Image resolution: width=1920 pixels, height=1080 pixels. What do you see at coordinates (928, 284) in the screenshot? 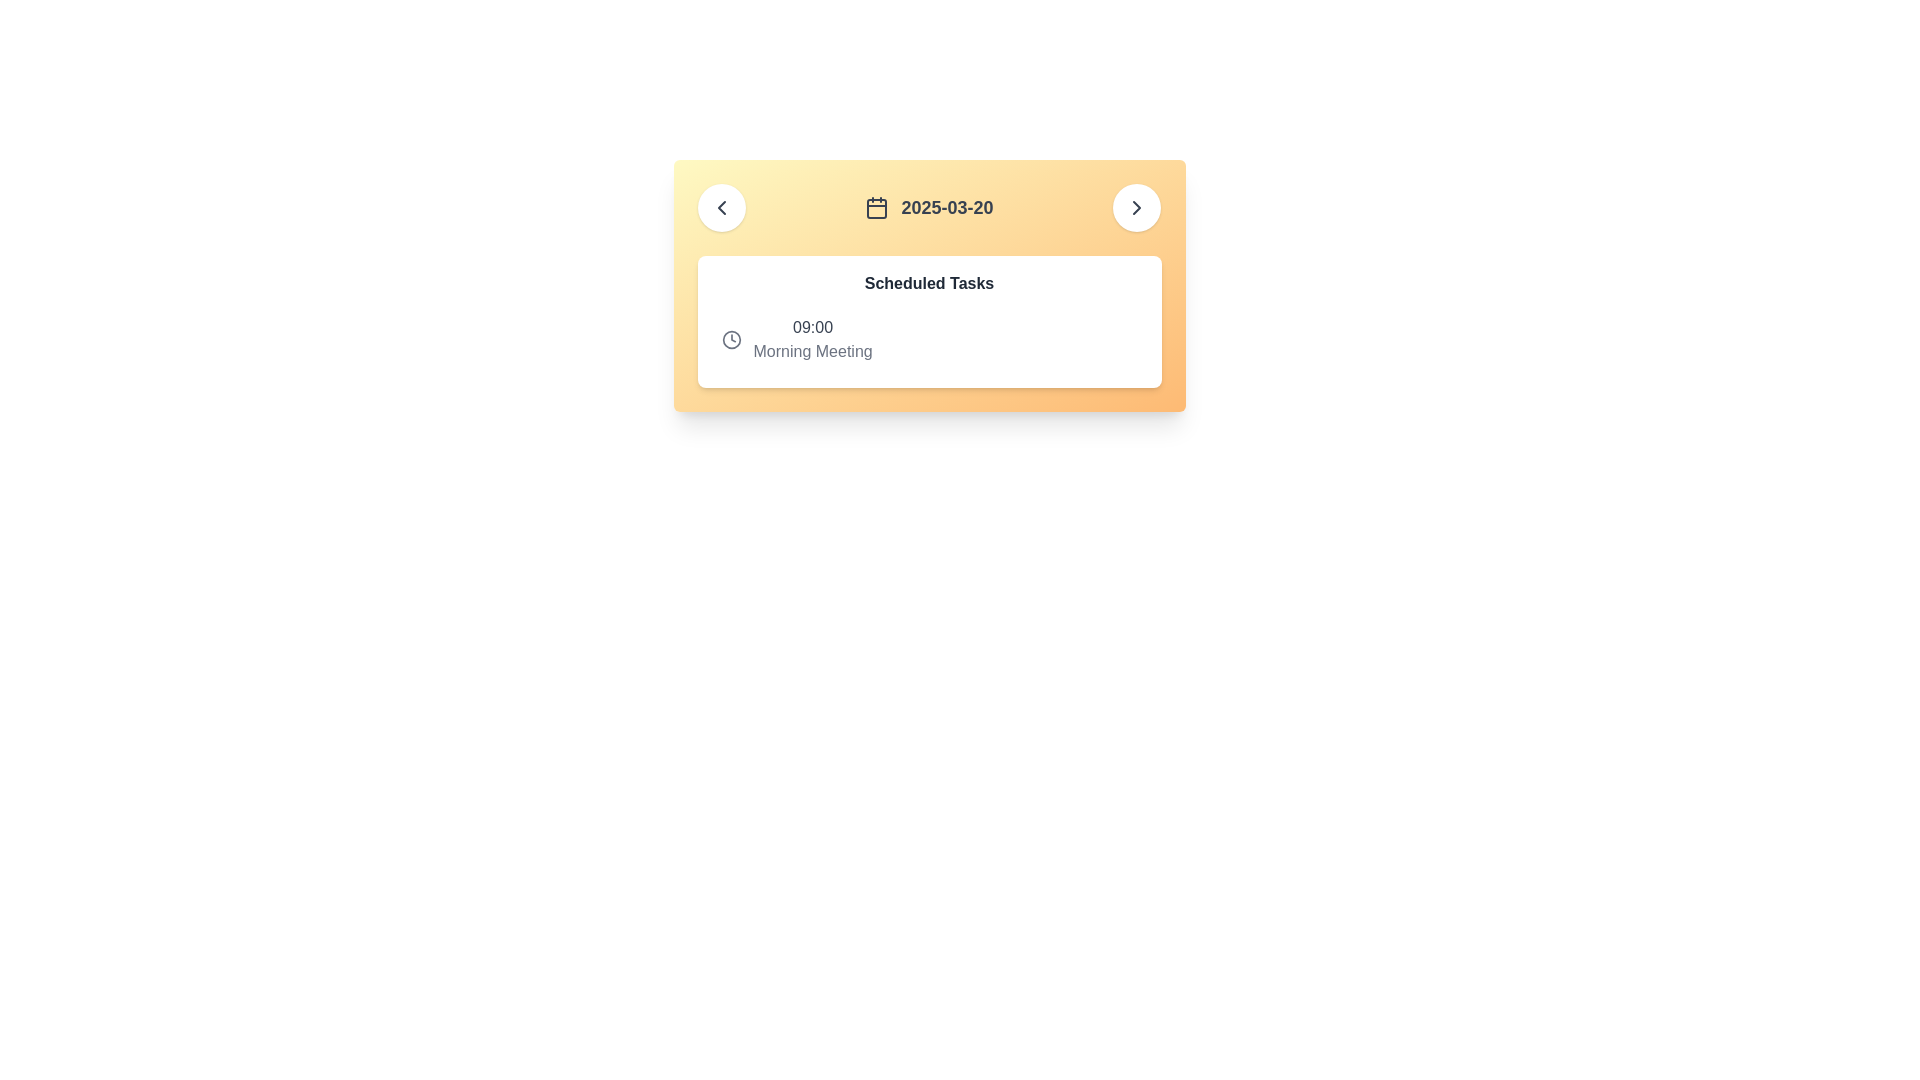
I see `the header text label that says 'Scheduled Tasks', which is styled in bold and located at the top of a white rounded rectangle card layout` at bounding box center [928, 284].